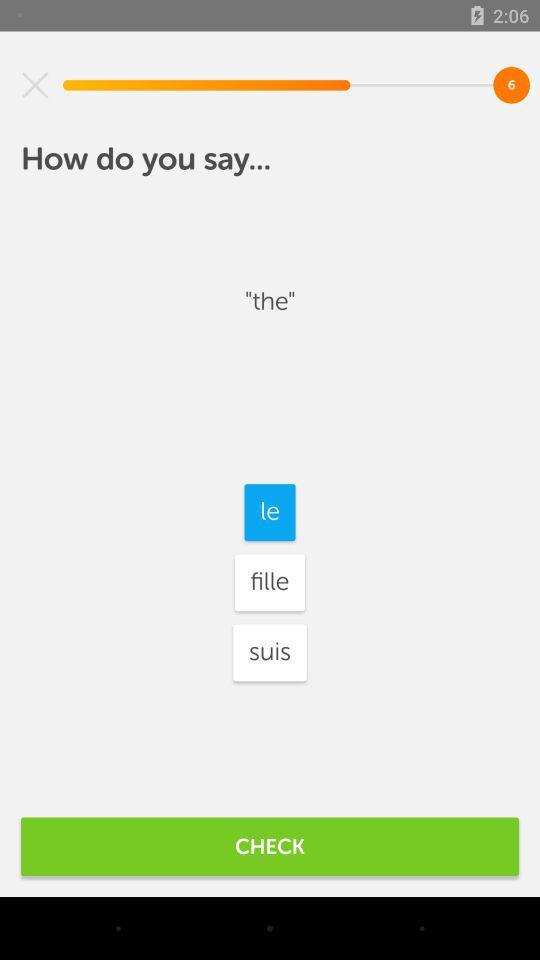 The height and width of the screenshot is (960, 540). Describe the element at coordinates (270, 651) in the screenshot. I see `suis icon` at that location.